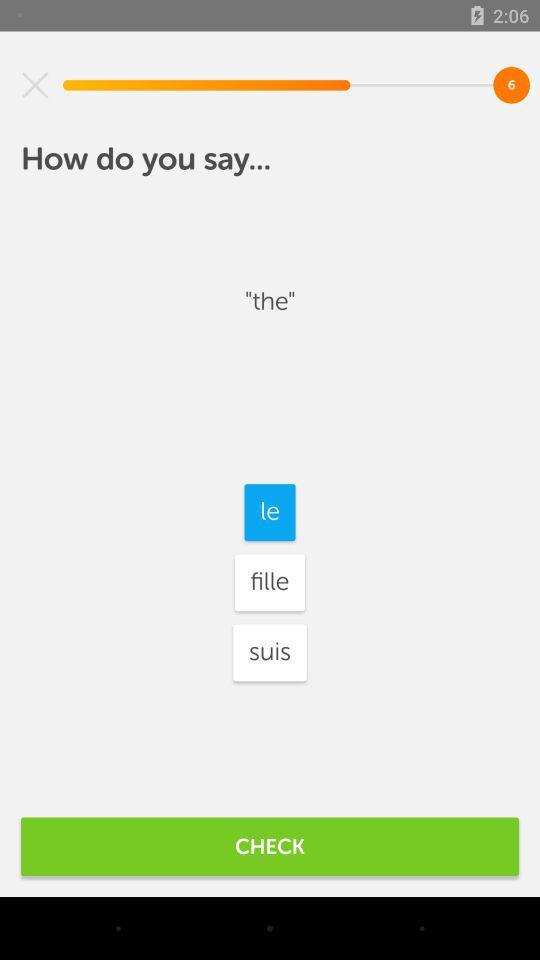 The height and width of the screenshot is (960, 540). Describe the element at coordinates (270, 651) in the screenshot. I see `suis icon` at that location.